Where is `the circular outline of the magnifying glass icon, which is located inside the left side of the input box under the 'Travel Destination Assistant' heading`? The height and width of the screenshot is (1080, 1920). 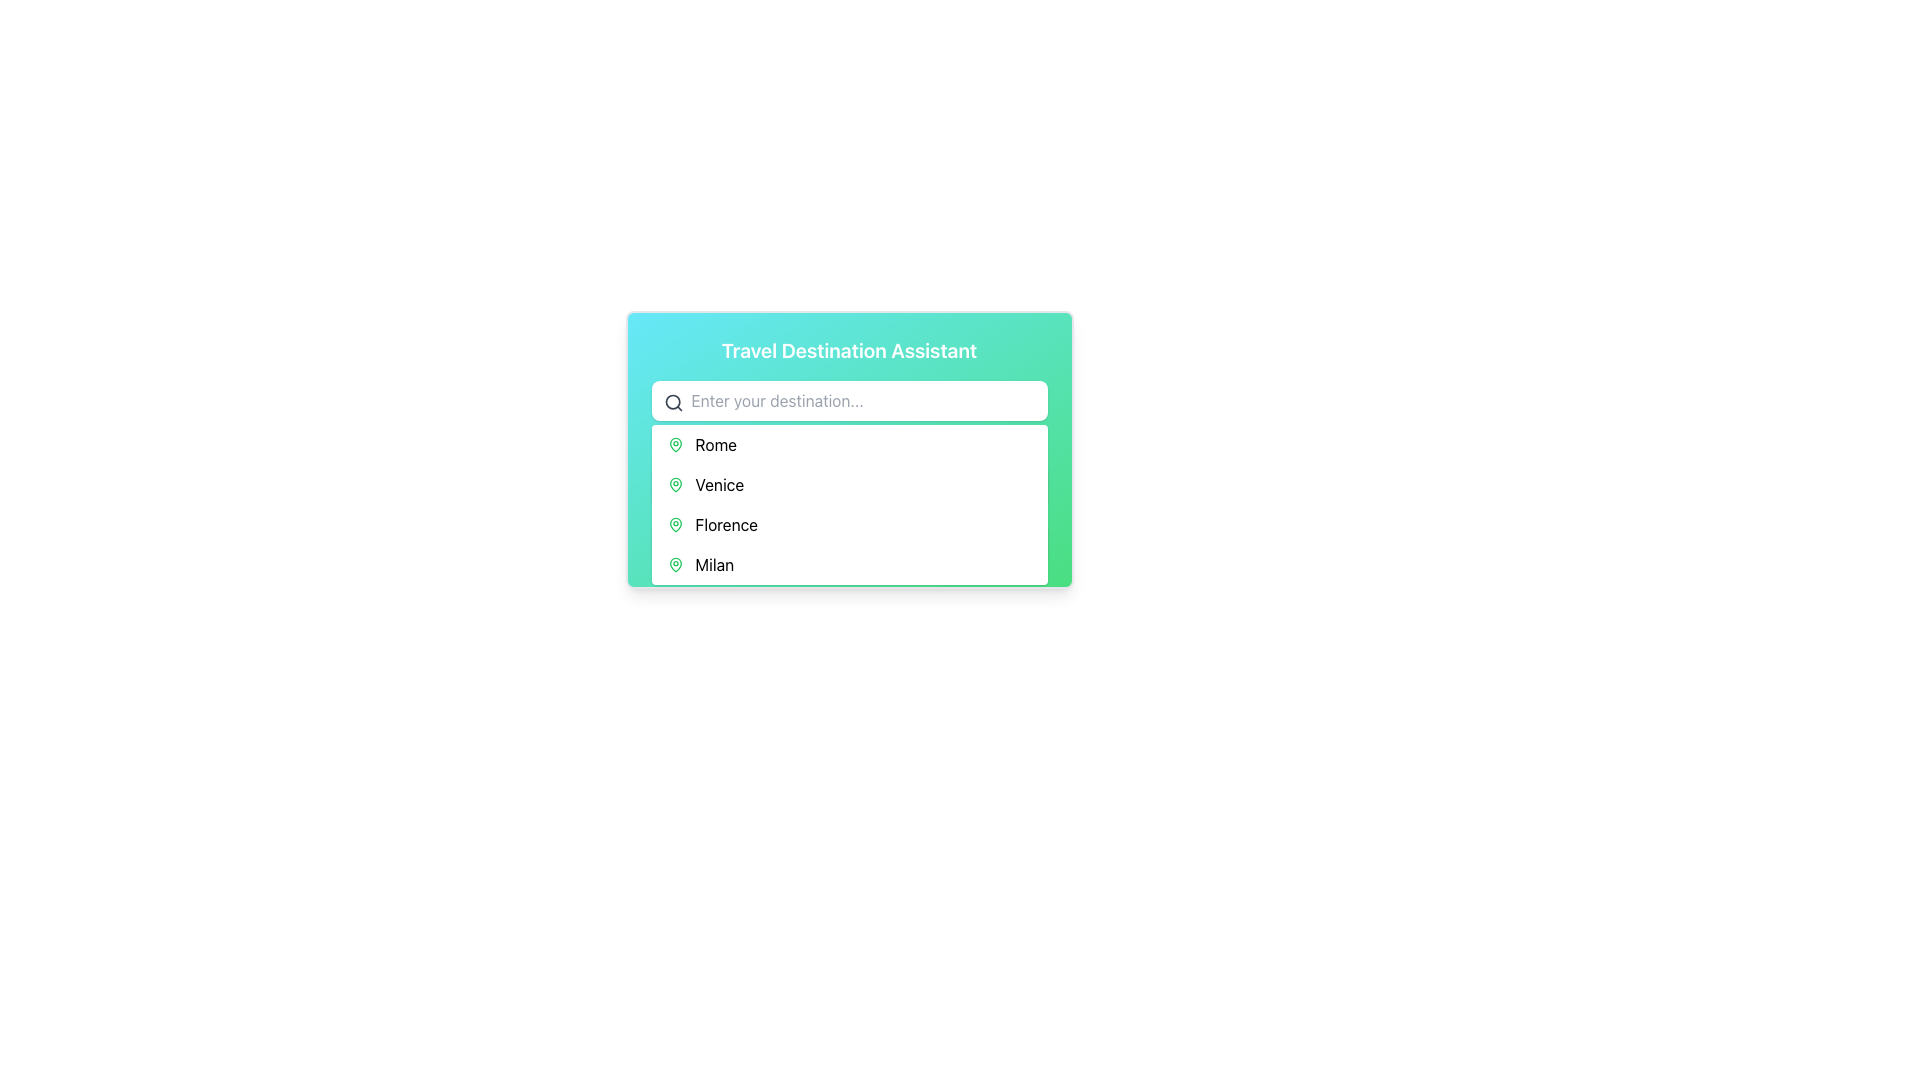 the circular outline of the magnifying glass icon, which is located inside the left side of the input box under the 'Travel Destination Assistant' heading is located at coordinates (672, 402).